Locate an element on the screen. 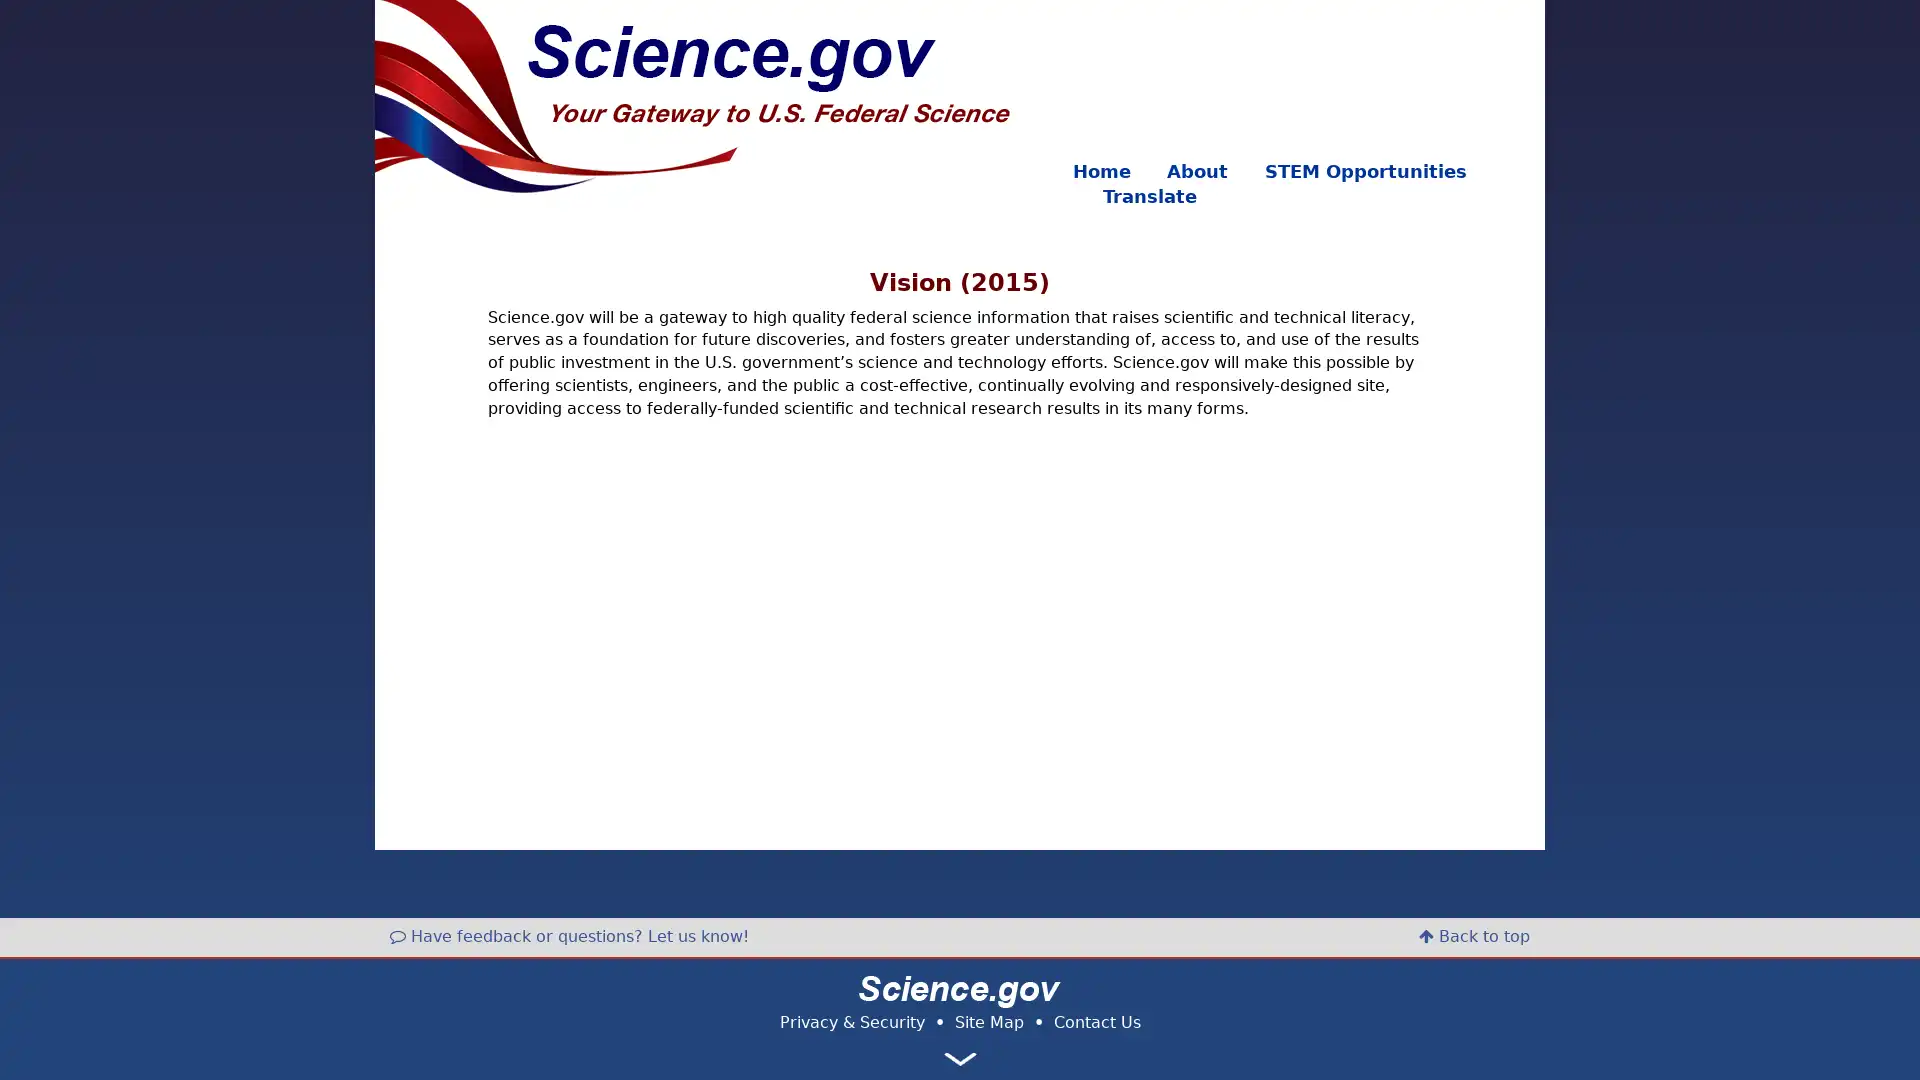 The height and width of the screenshot is (1080, 1920). expand is located at coordinates (960, 1058).